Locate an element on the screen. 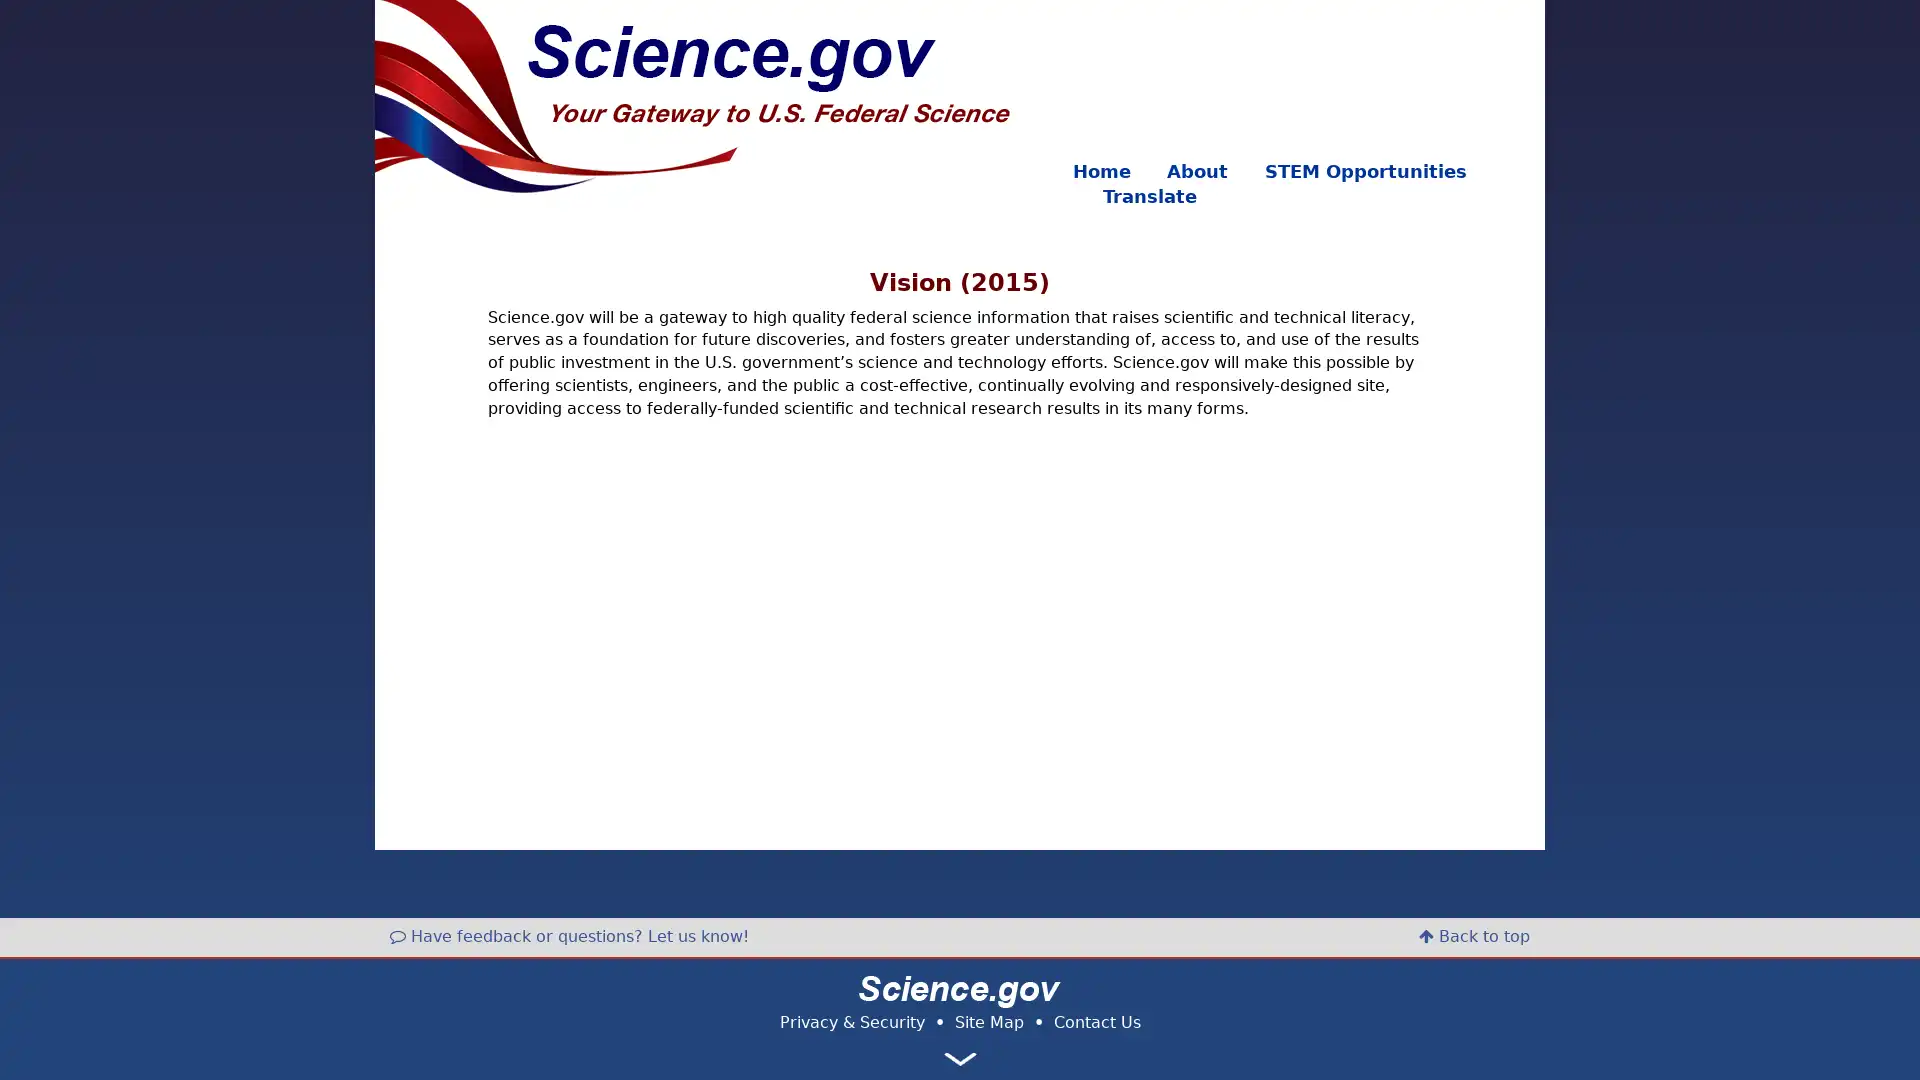 The height and width of the screenshot is (1080, 1920). expand is located at coordinates (960, 1058).